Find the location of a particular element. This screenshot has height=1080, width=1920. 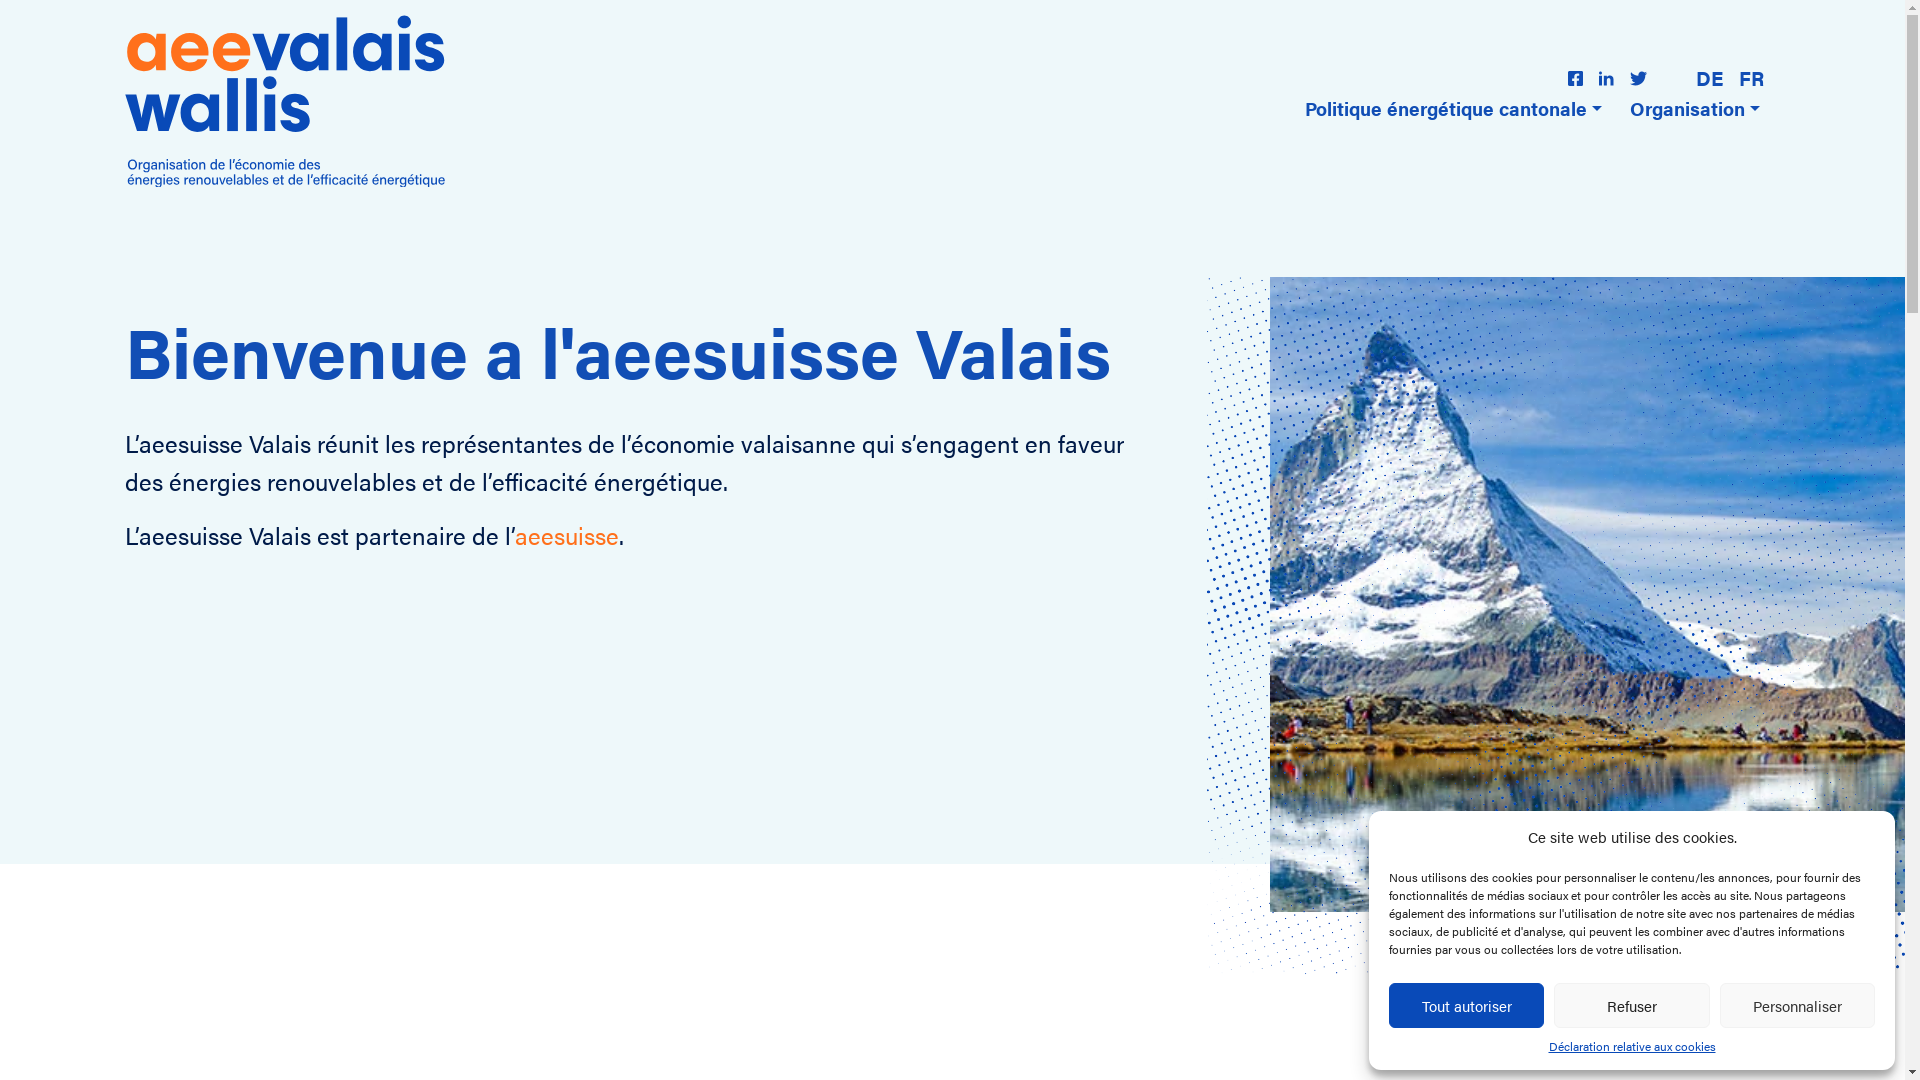

'aeesuisse' is located at coordinates (565, 534).